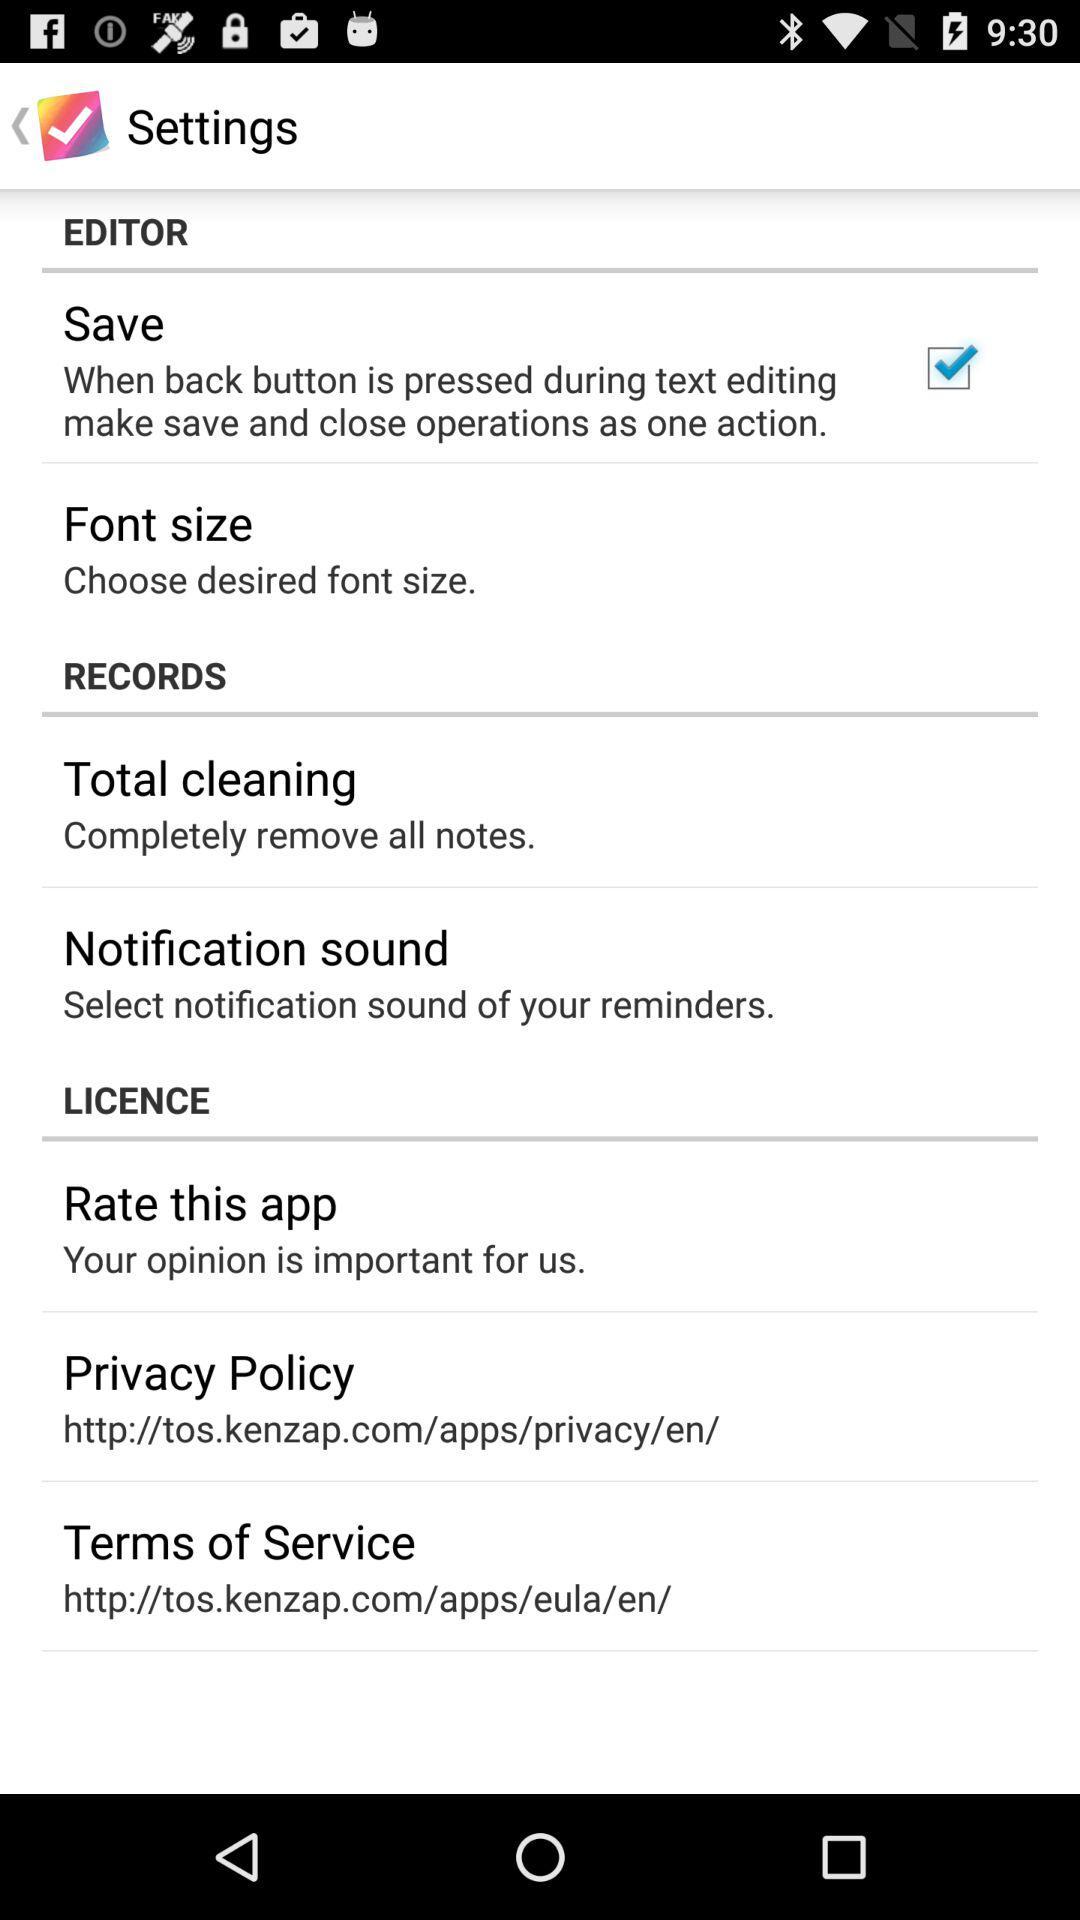 This screenshot has height=1920, width=1080. I want to click on icon above the your opinion is, so click(200, 1200).